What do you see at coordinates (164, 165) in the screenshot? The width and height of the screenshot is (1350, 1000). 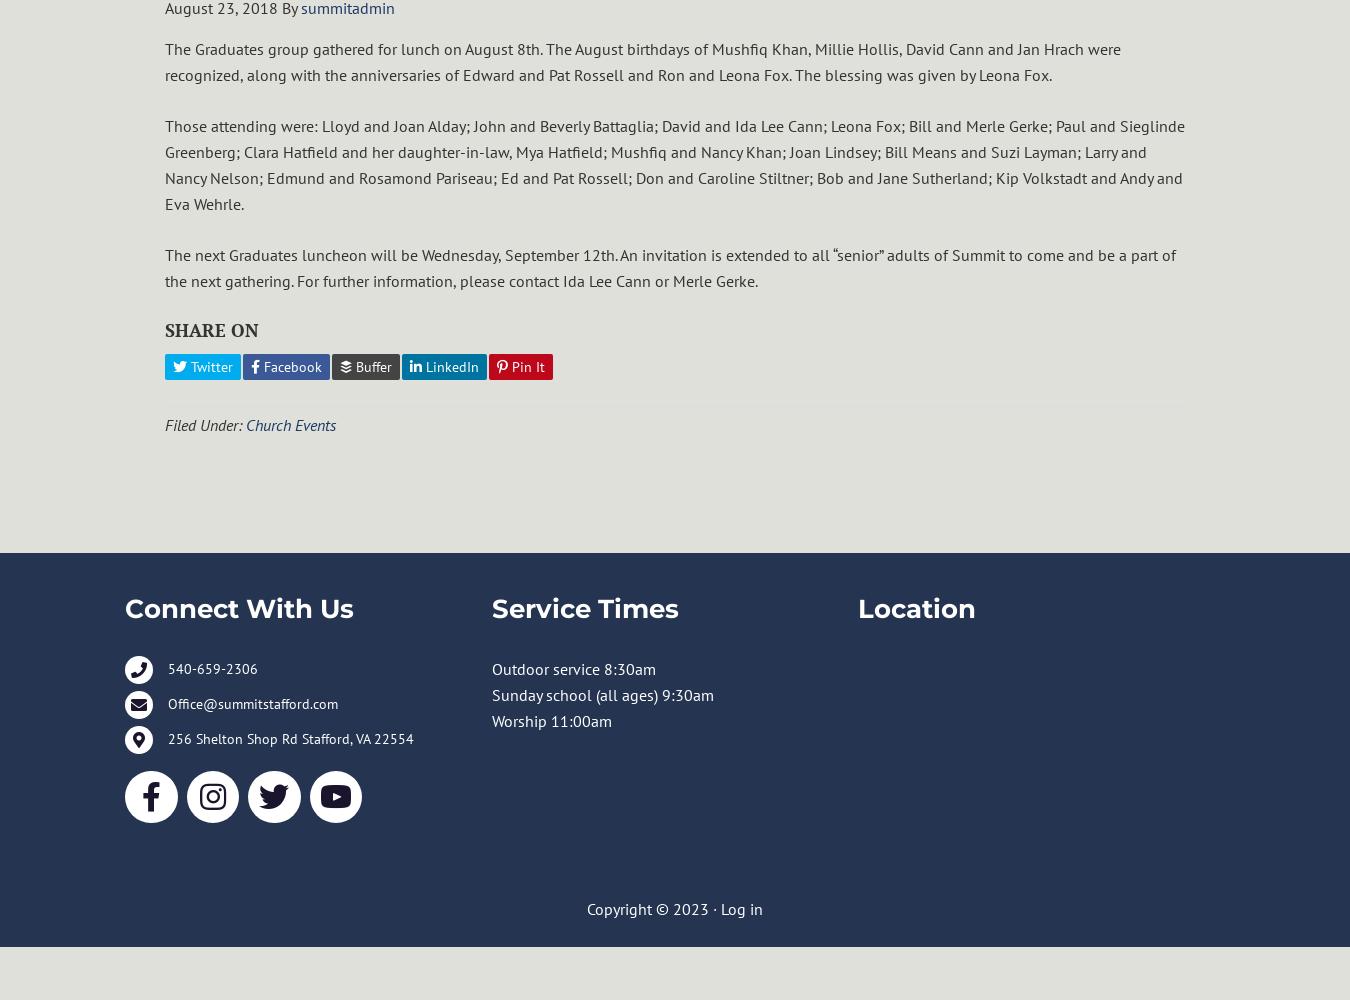 I see `'Those attending were:  Lloyd and Joan Alday; John and Beverly Battaglia; David and Ida Lee Cann; Leona Fox; Bill and Merle Gerke; Paul and Sieglinde Greenberg; Clara Hatfield and her daughter-in-law, Mya Hatfield; Mushfiq and Nancy Khan; Joan Lindsey; Bill Means and Suzi Layman; Larry and Nancy Nelson; Edmund and Rosamond Pariseau; Ed and Pat Rossell; Don and Caroline Stiltner; Bob and Jane Sutherland; Kip Volkstadt and Andy and Eva Wehrle.'` at bounding box center [164, 165].